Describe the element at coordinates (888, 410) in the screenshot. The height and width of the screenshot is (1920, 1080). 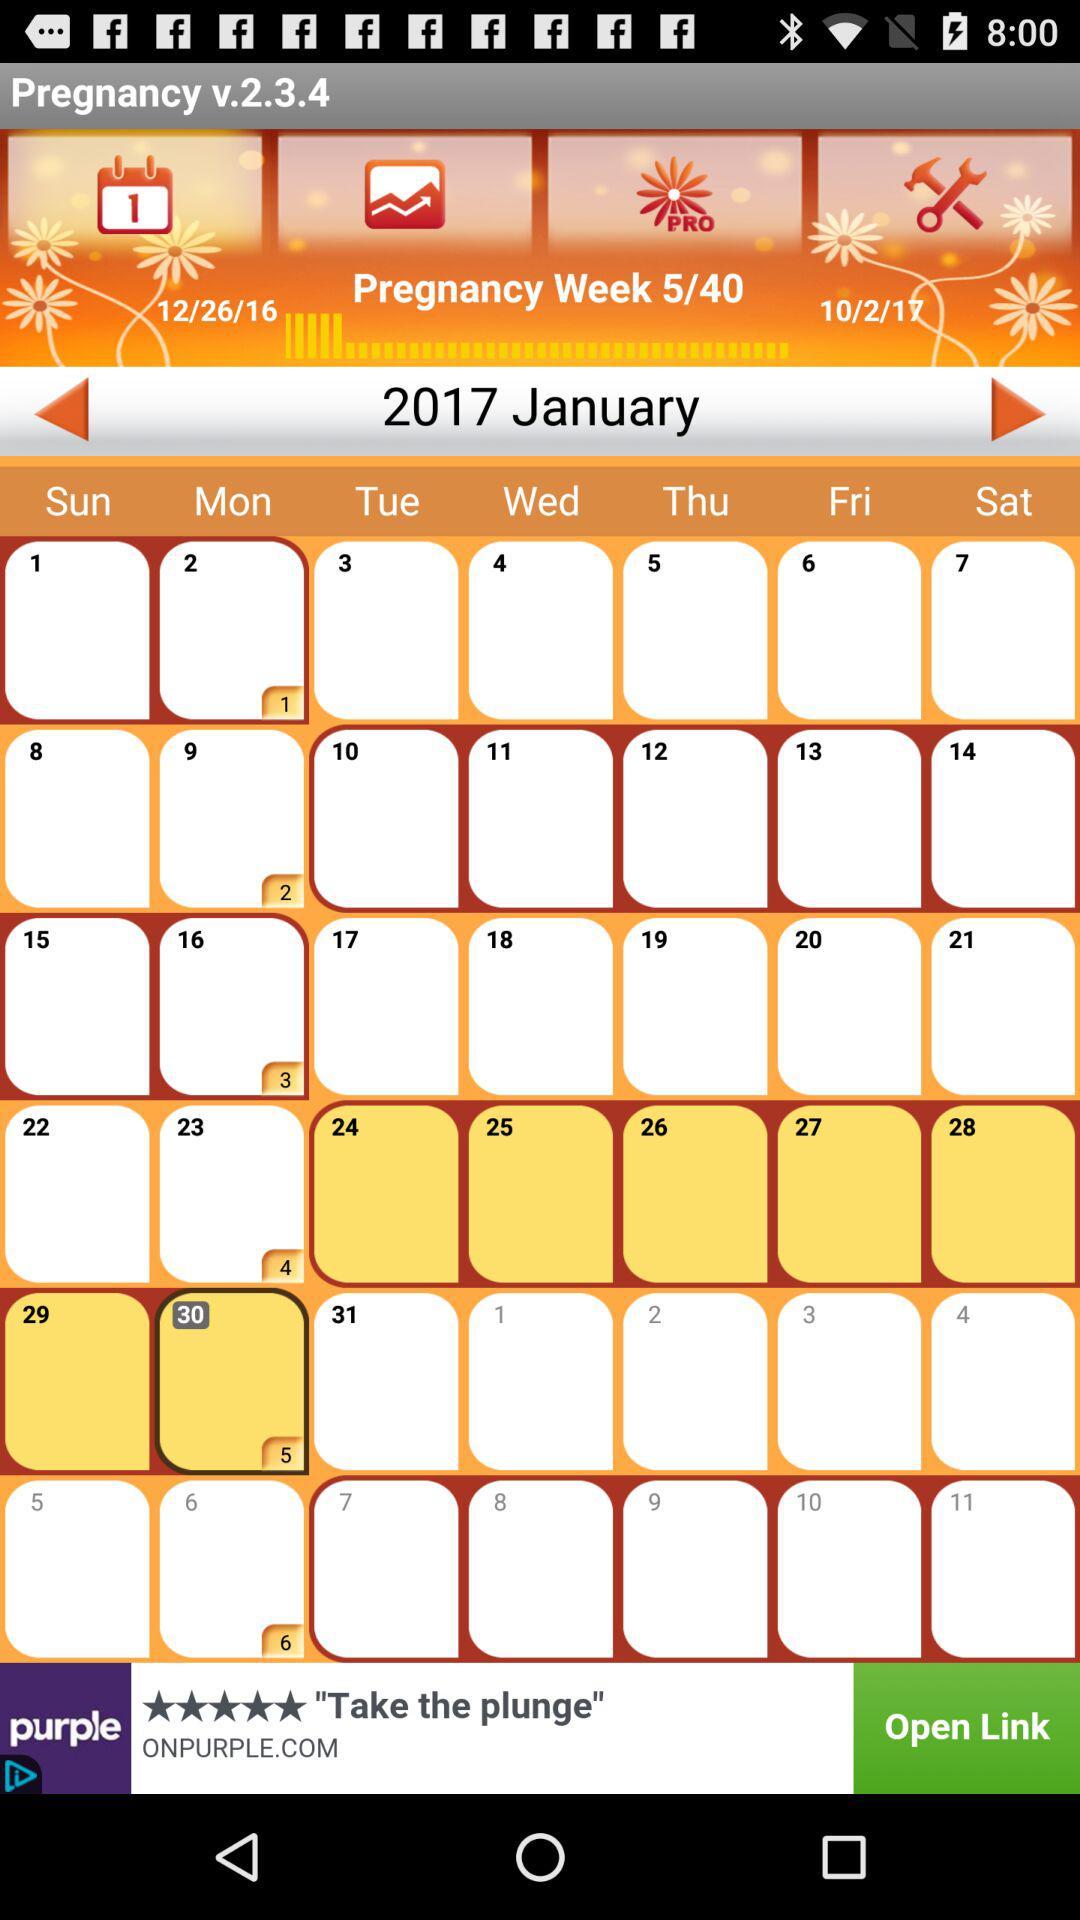
I see `next` at that location.